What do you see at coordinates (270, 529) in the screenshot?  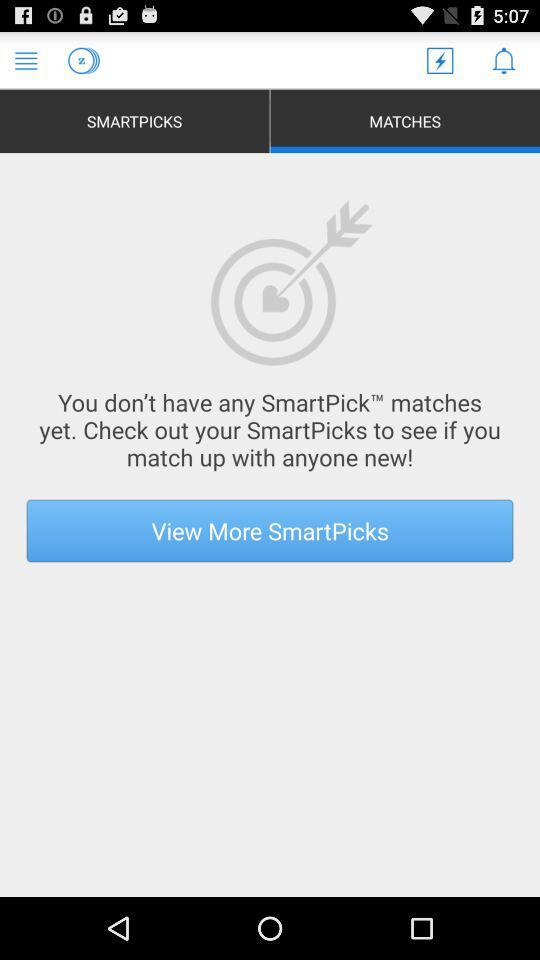 I see `view more smartpicks icon` at bounding box center [270, 529].